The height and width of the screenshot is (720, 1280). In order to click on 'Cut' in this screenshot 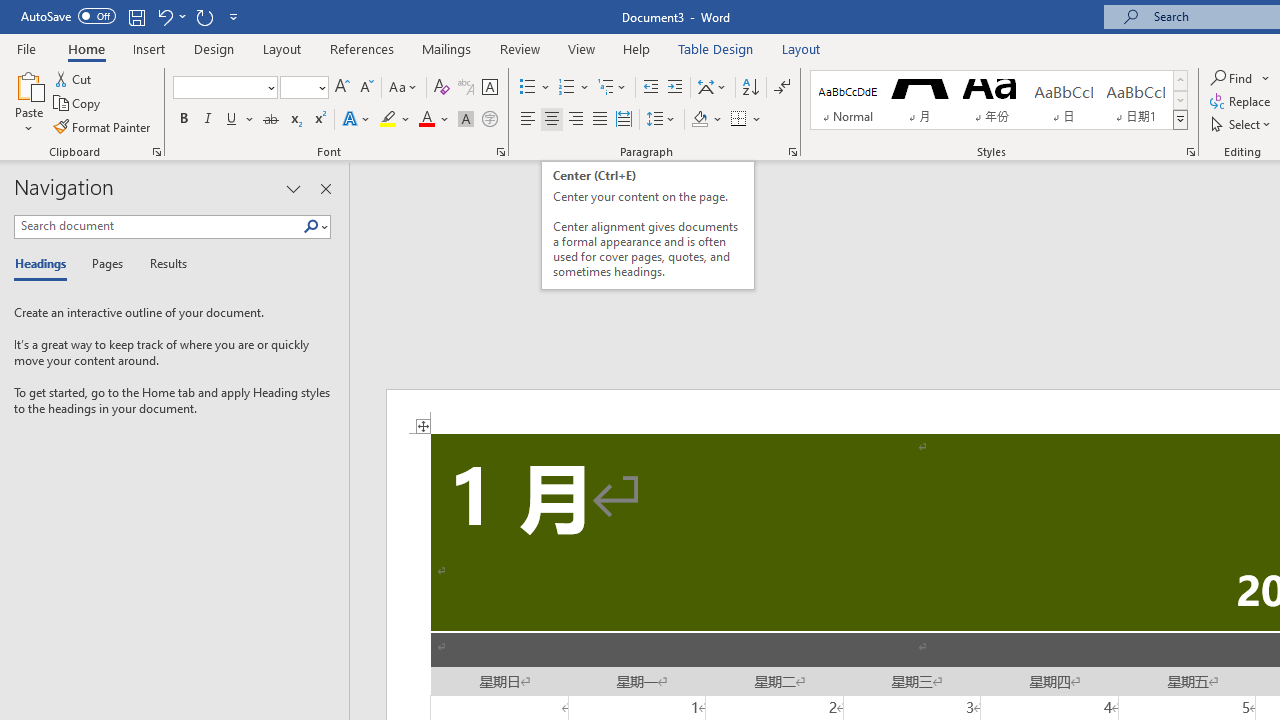, I will do `click(74, 78)`.